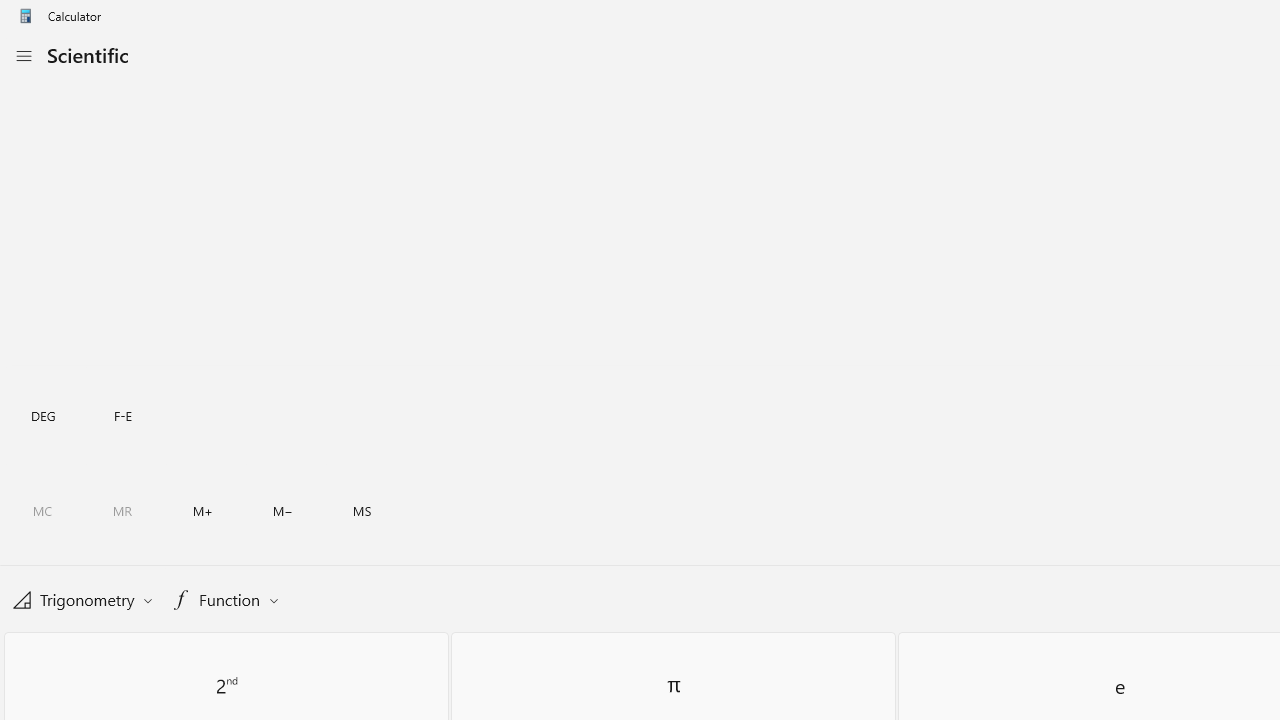 The width and height of the screenshot is (1280, 720). What do you see at coordinates (225, 598) in the screenshot?
I see `'Functions'` at bounding box center [225, 598].